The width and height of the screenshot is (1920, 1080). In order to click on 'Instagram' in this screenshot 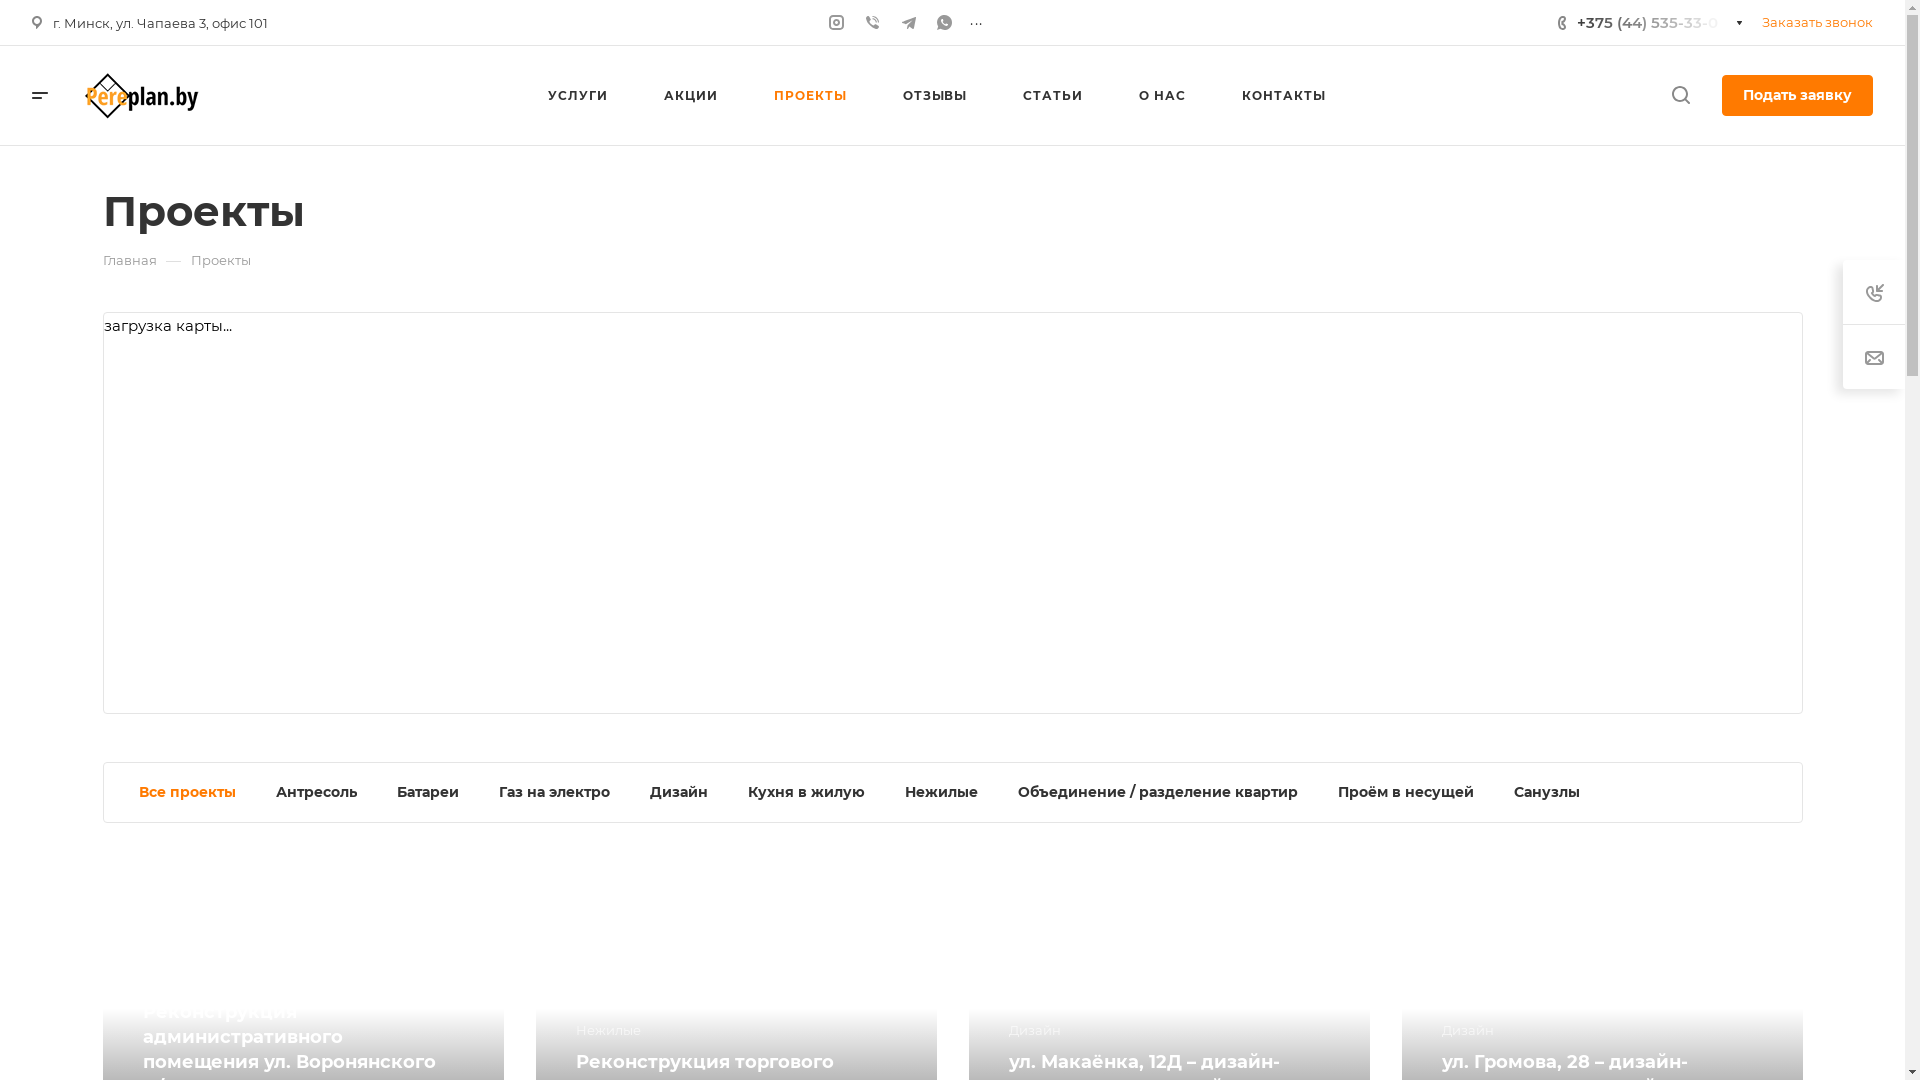, I will do `click(836, 22)`.